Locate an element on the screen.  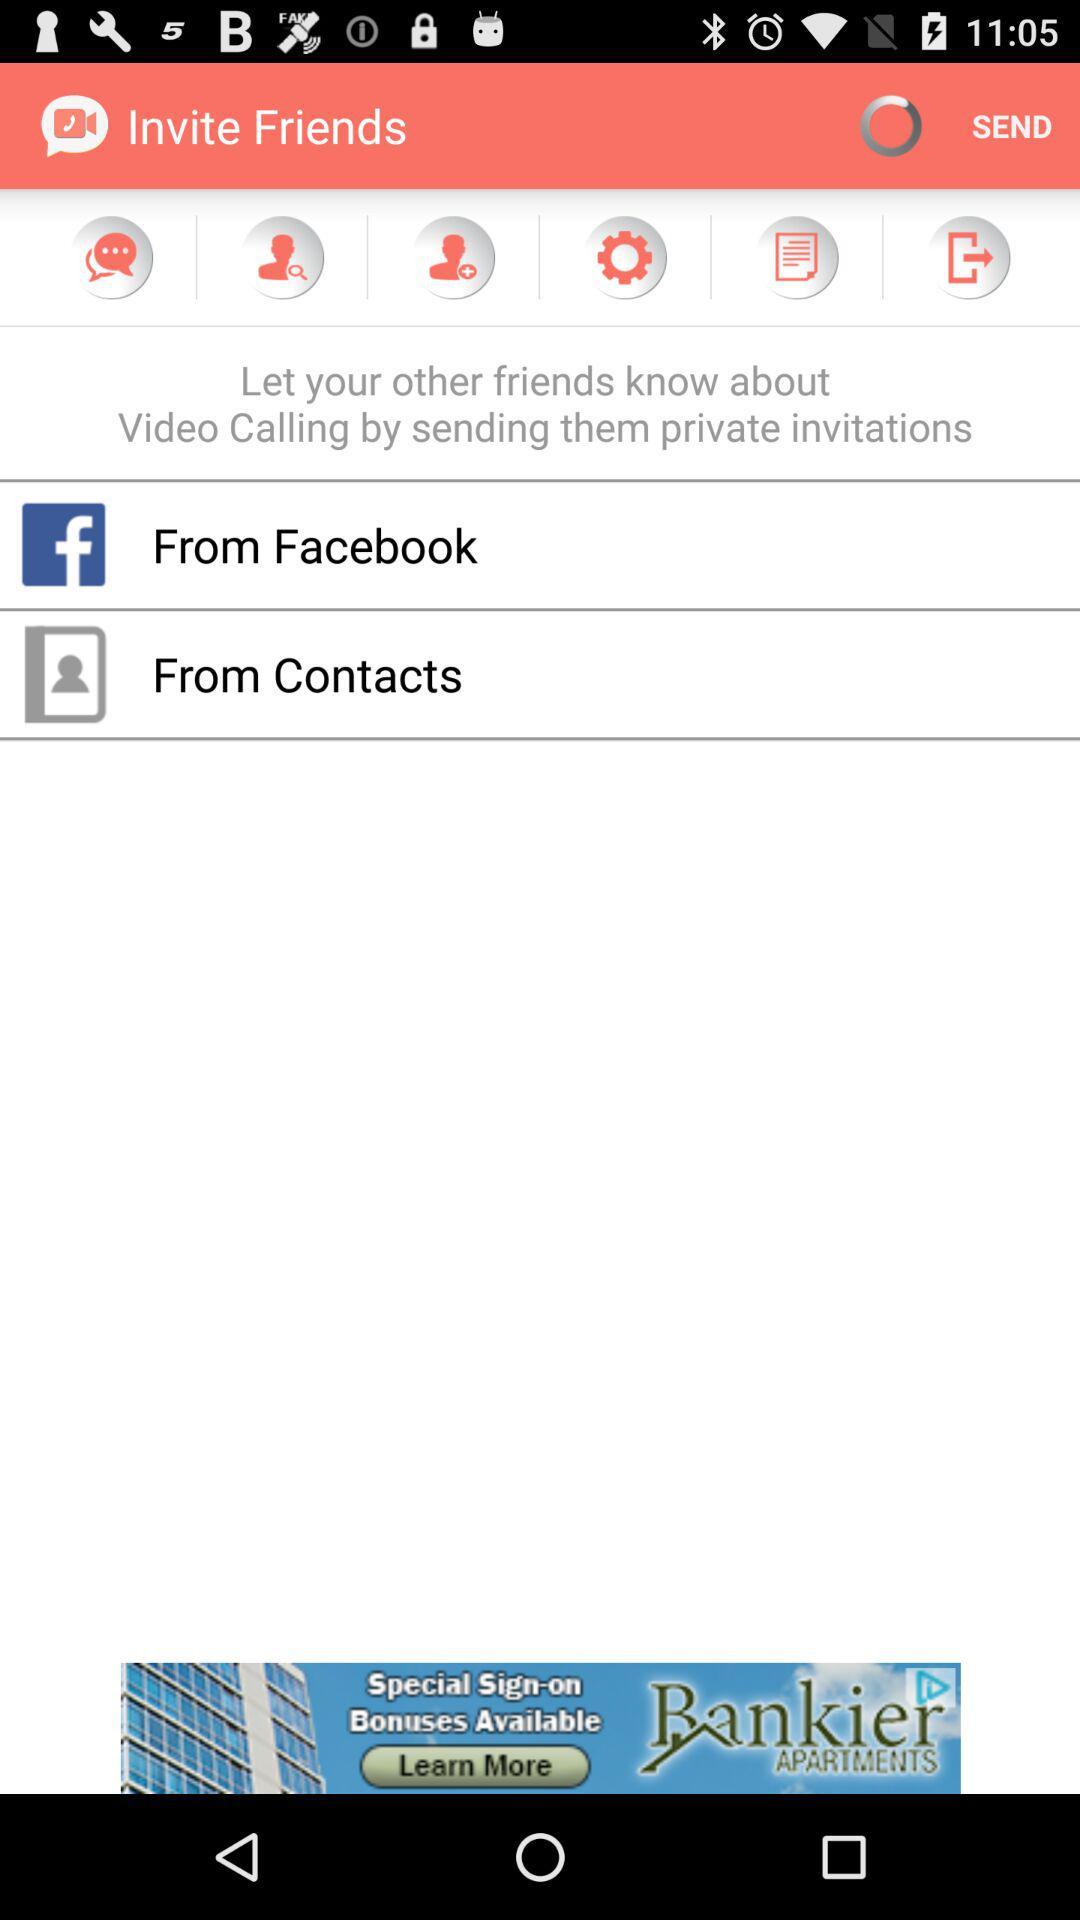
expand setting menu is located at coordinates (623, 256).